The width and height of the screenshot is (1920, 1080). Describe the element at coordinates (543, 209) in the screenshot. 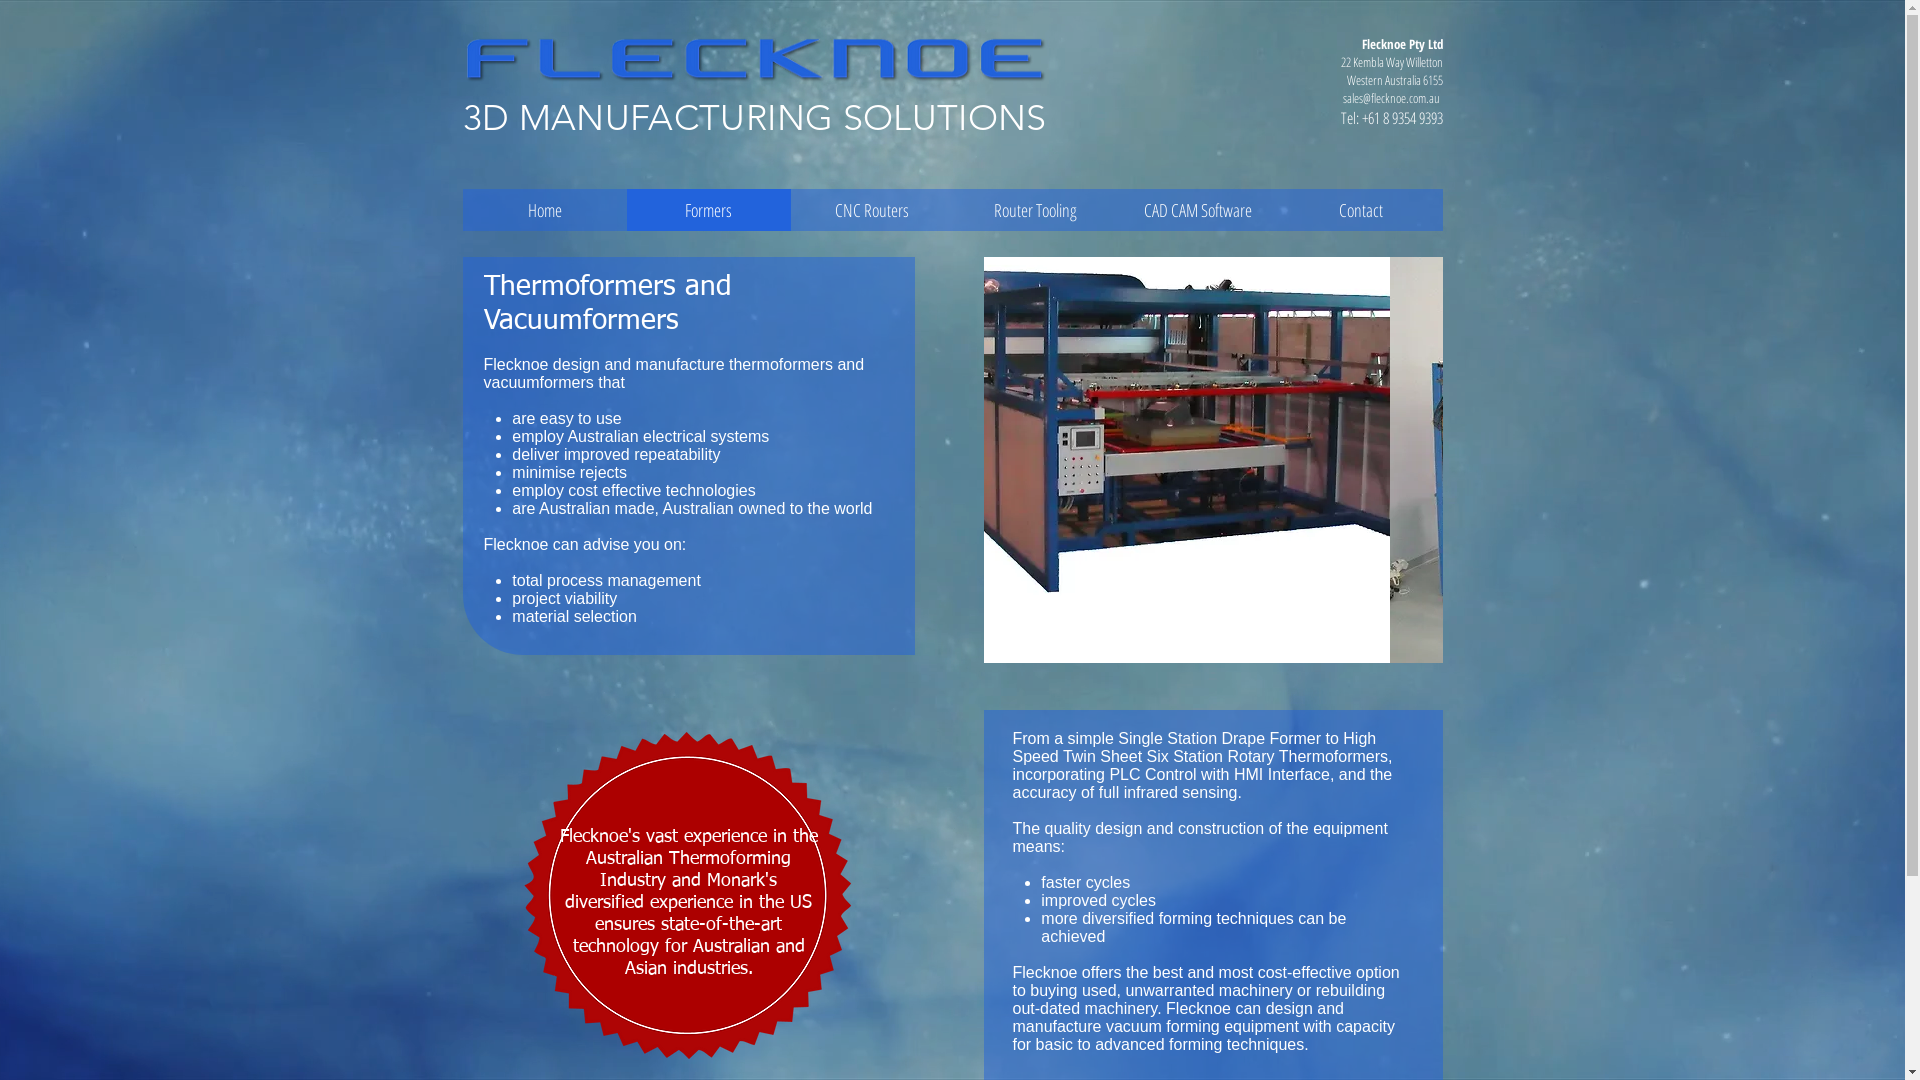

I see `'Home'` at that location.